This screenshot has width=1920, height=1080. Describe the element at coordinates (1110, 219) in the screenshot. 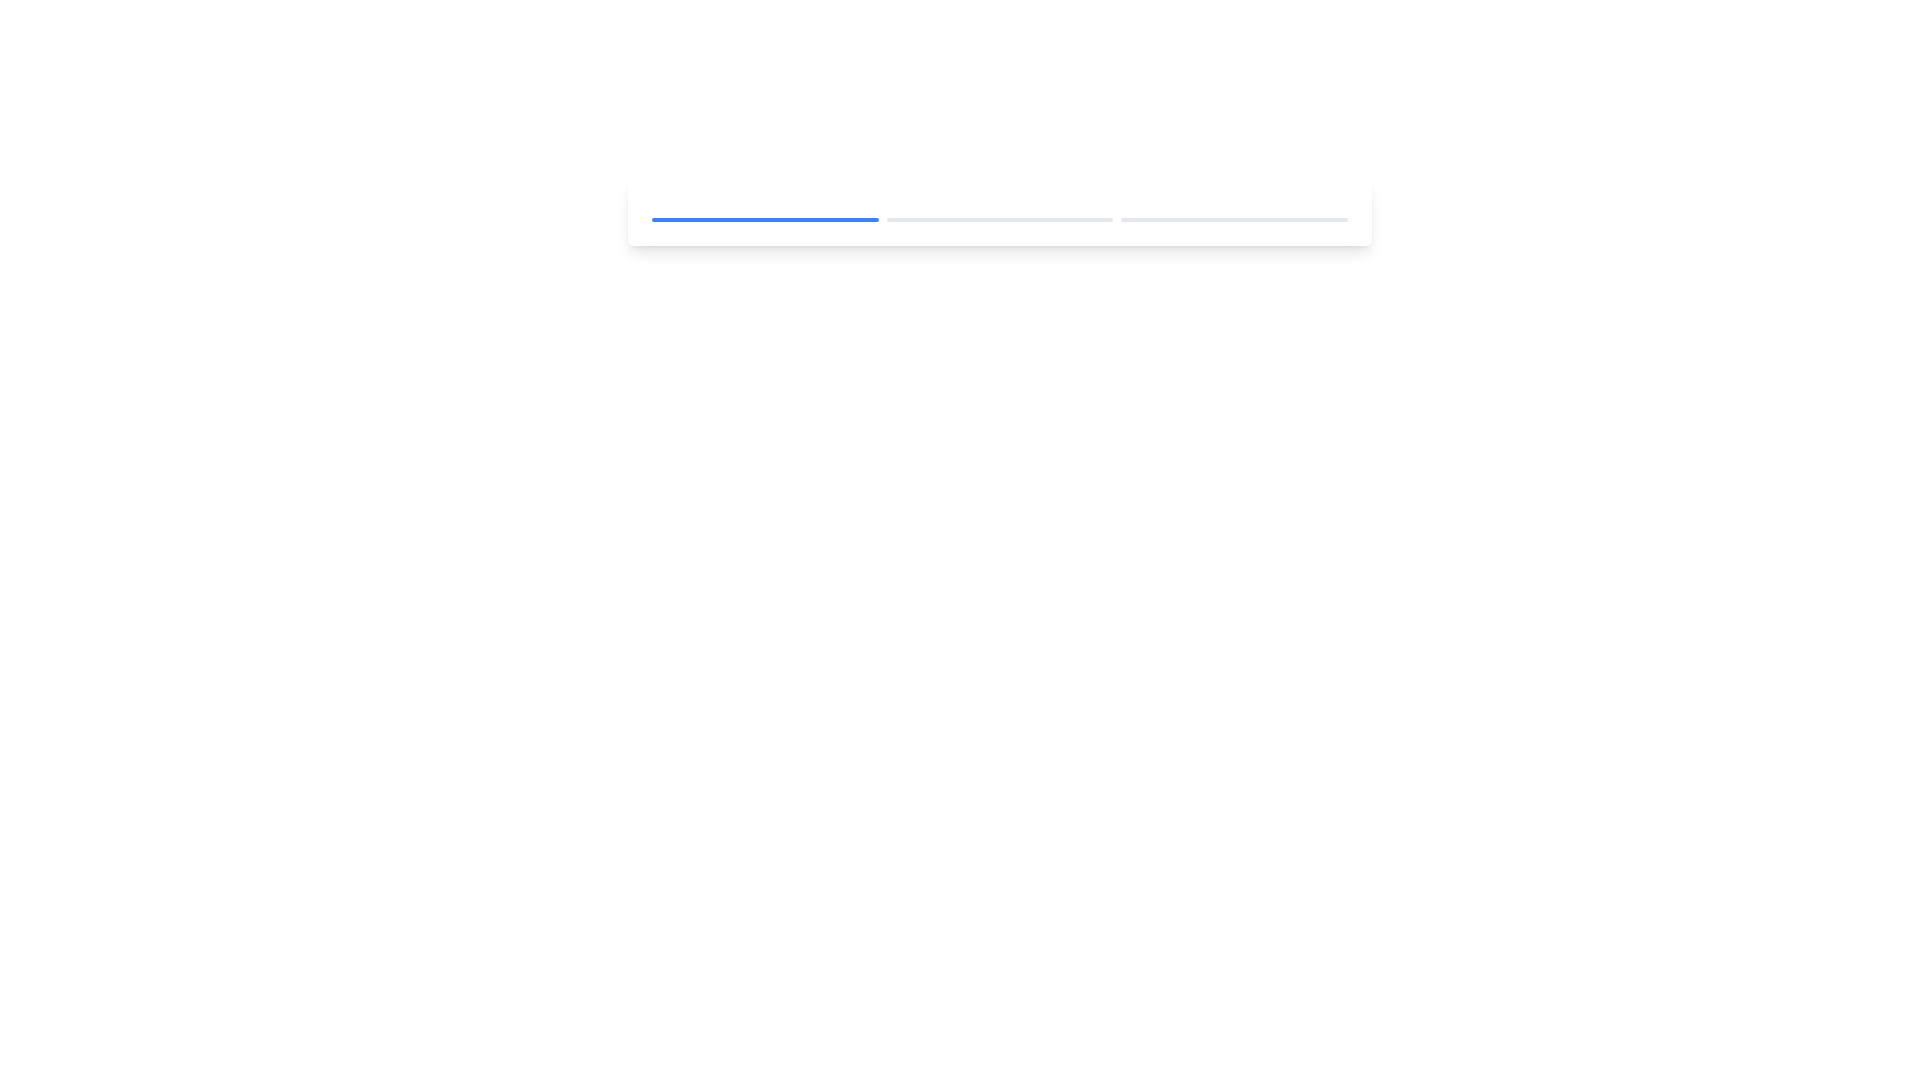

I see `the slider` at that location.